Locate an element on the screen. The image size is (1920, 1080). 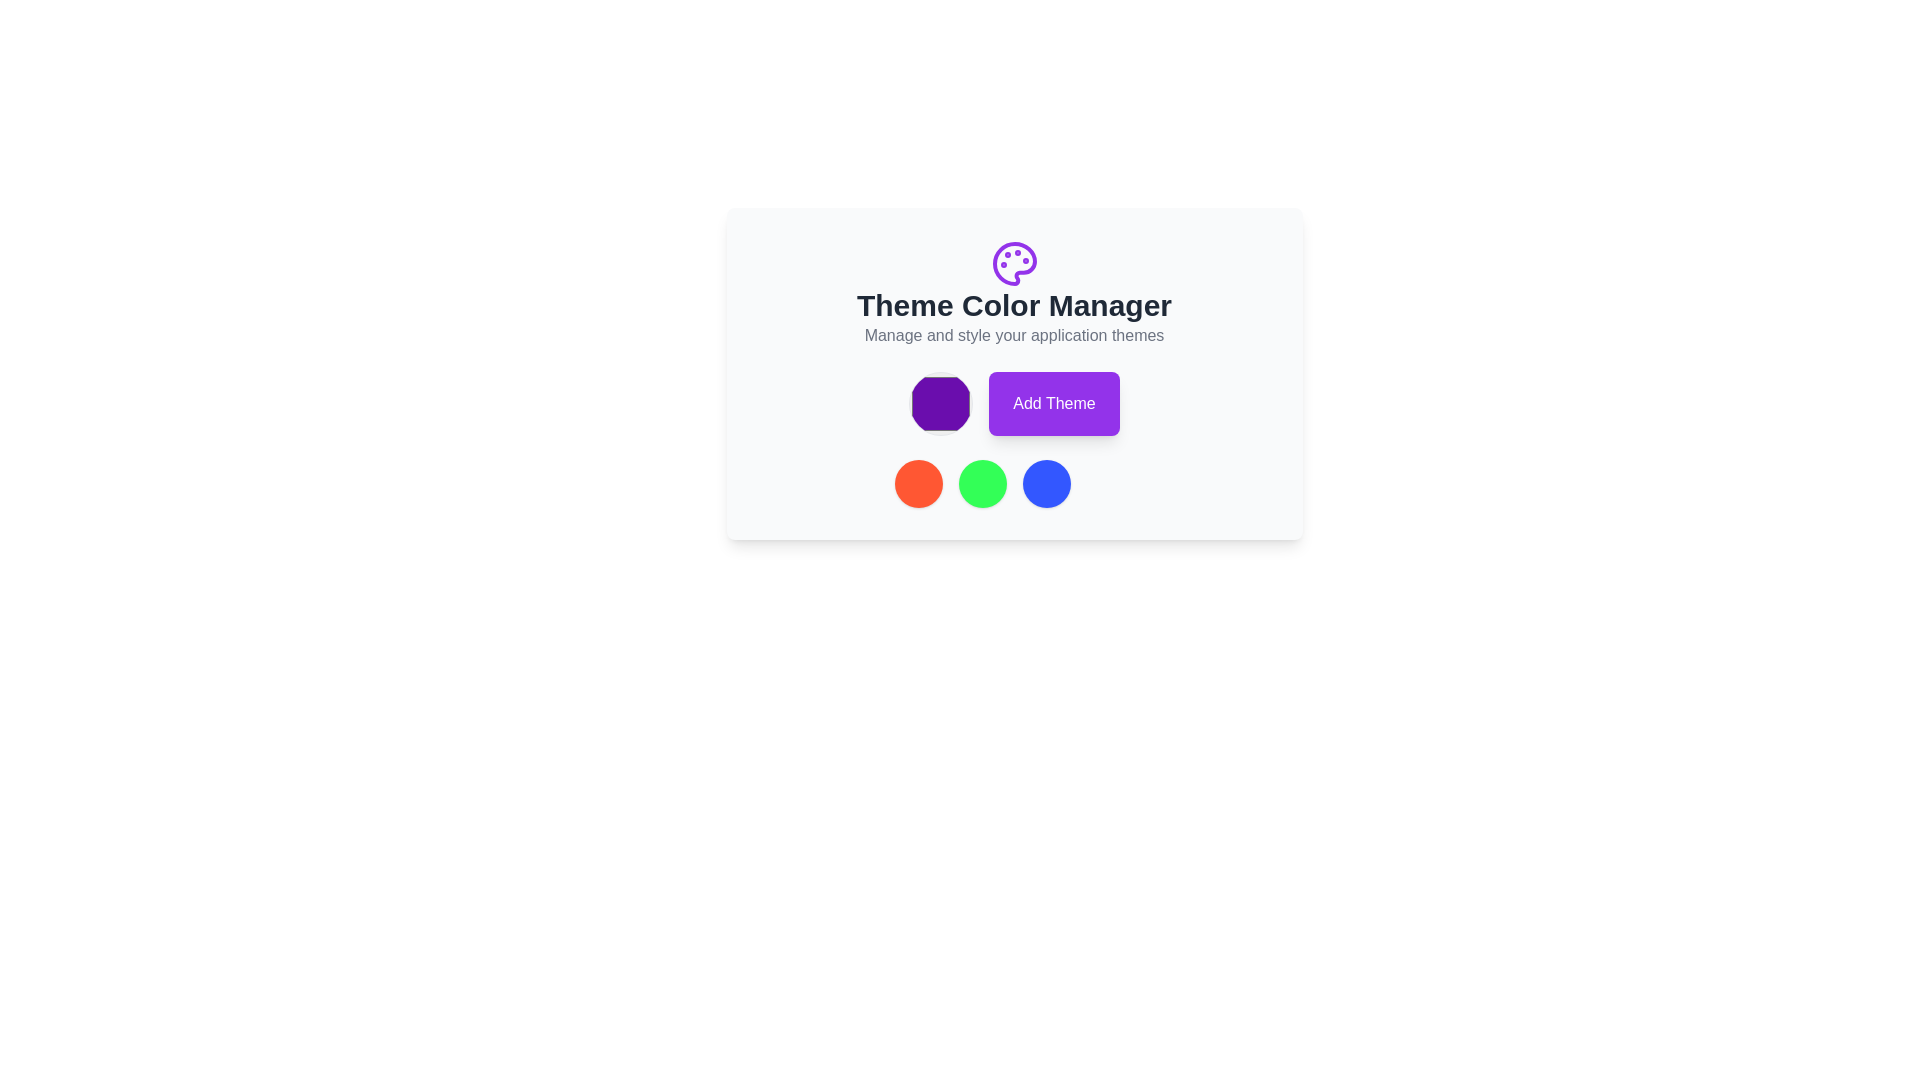
the bright blue circular Color Picker Option located beneath the 'Theme Color Manager' title is located at coordinates (1045, 483).